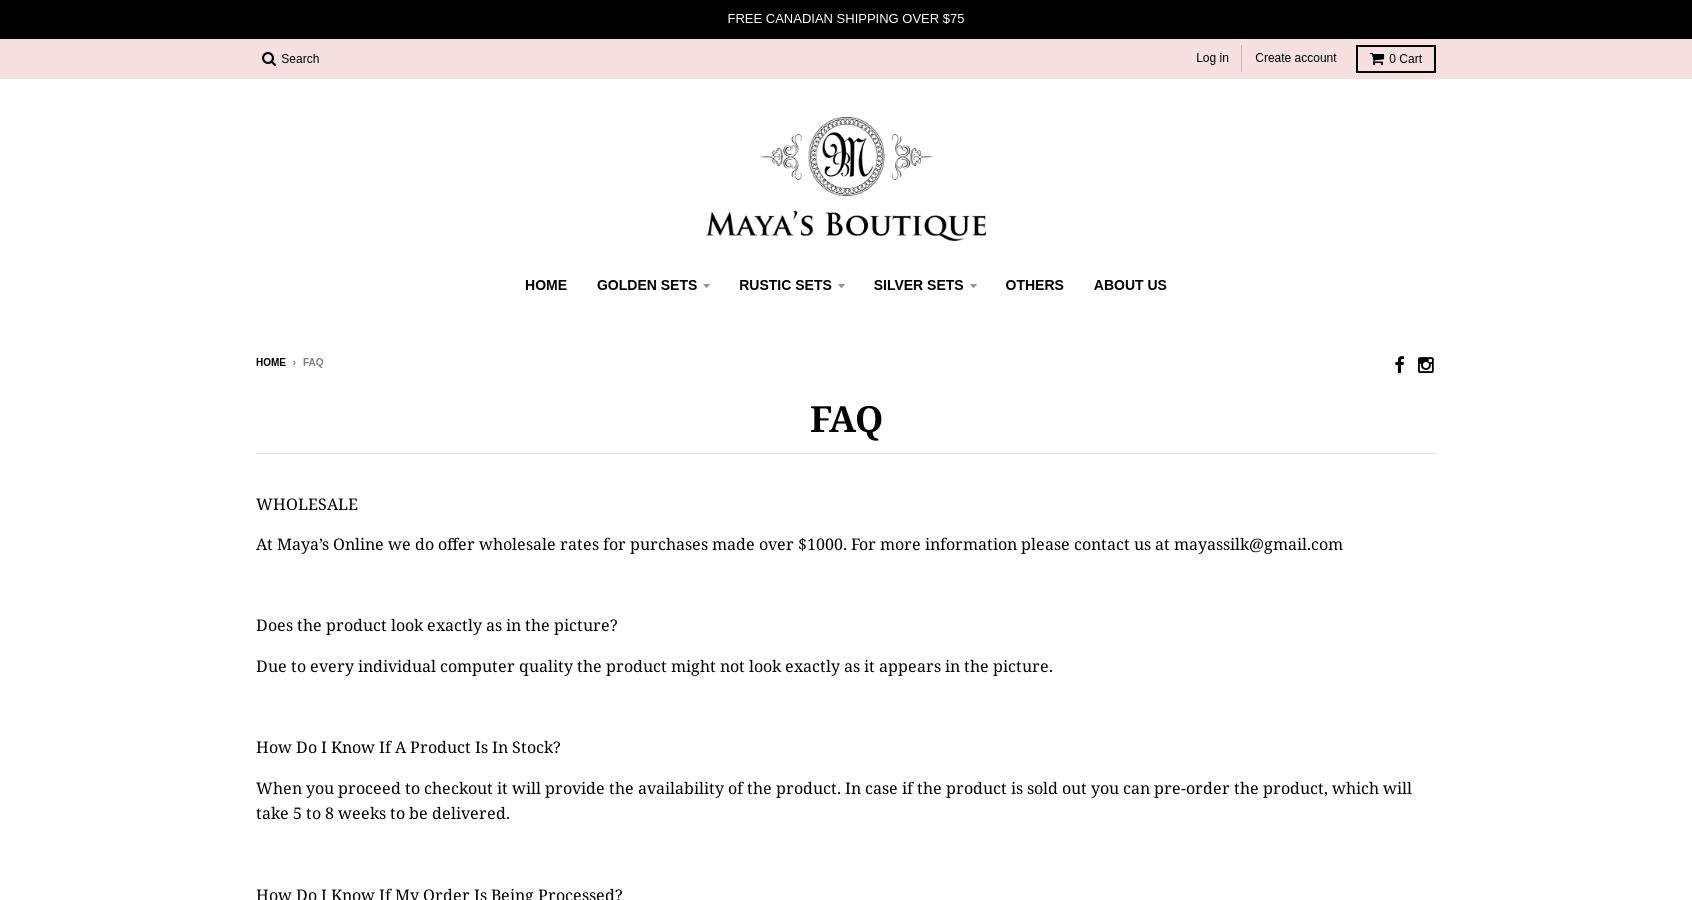 The height and width of the screenshot is (900, 1692). What do you see at coordinates (784, 284) in the screenshot?
I see `'Rustic Sets'` at bounding box center [784, 284].